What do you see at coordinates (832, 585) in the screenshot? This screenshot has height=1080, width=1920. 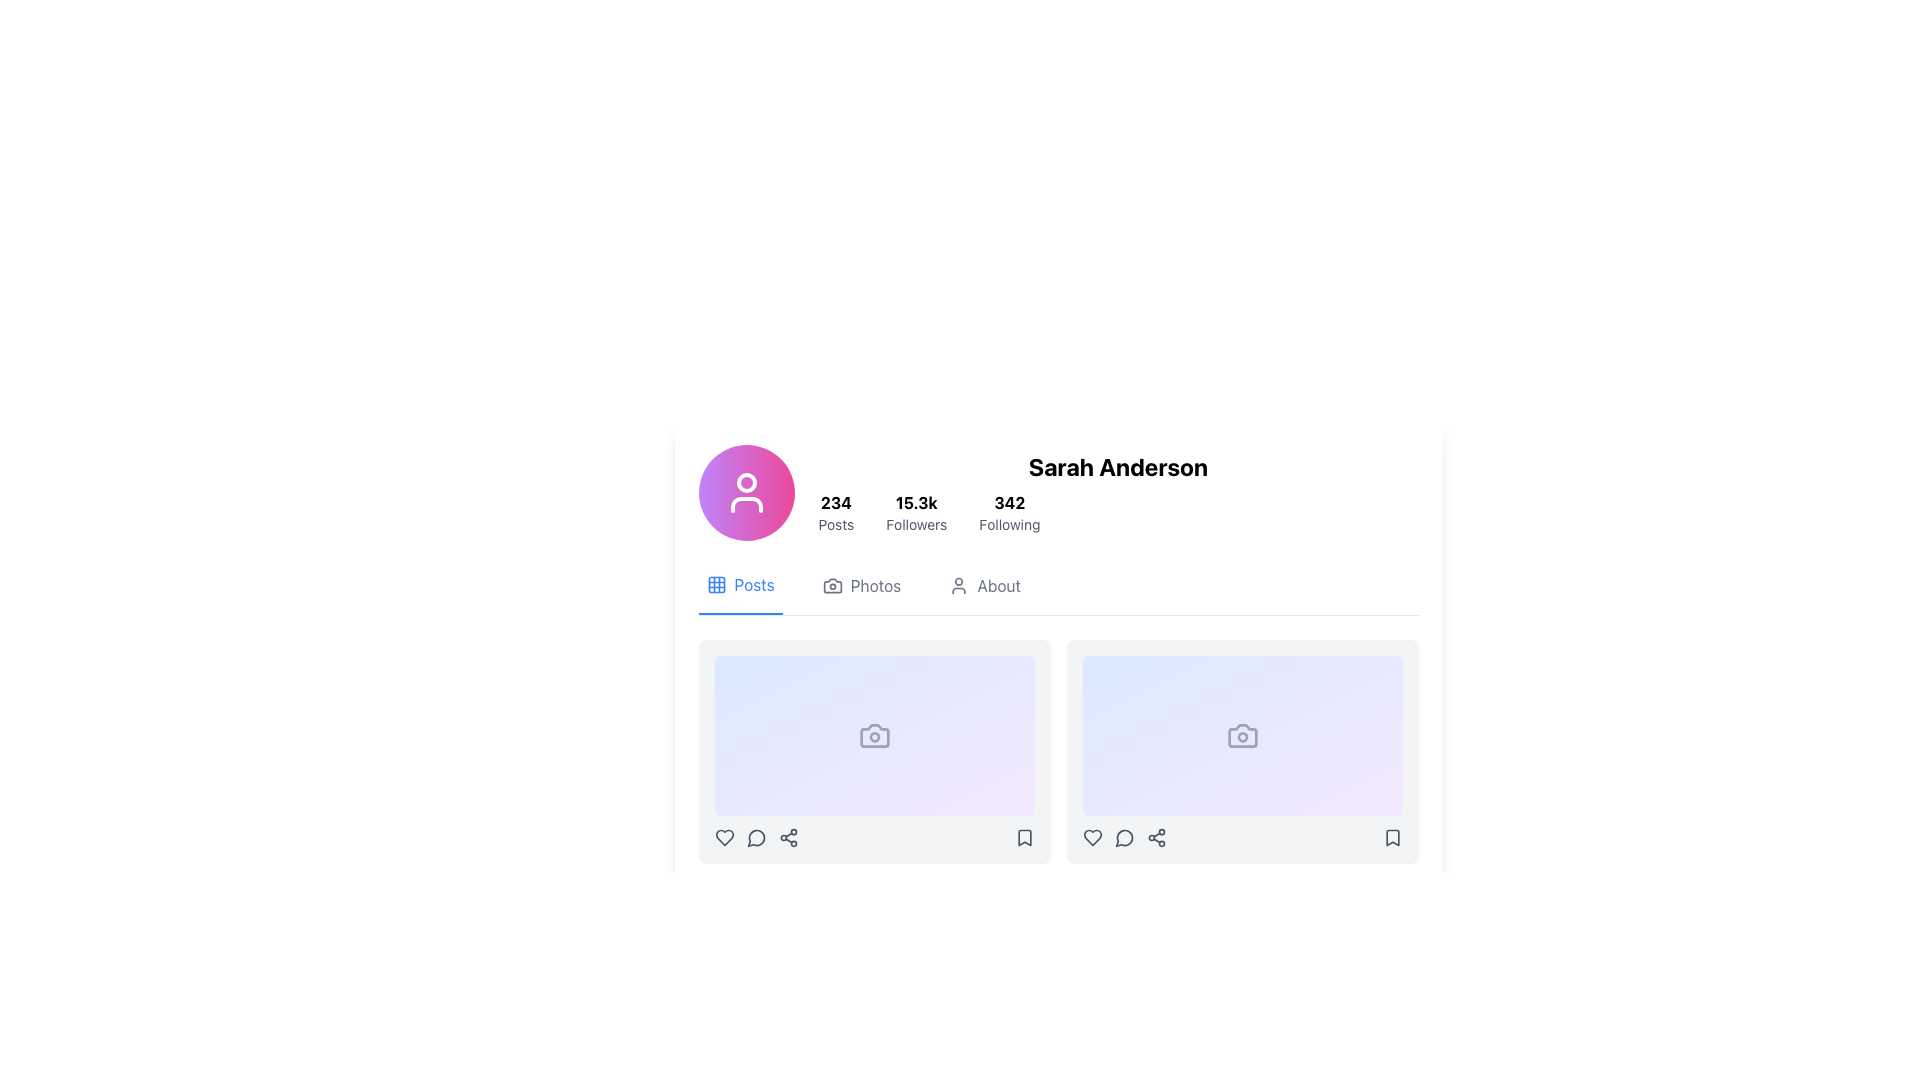 I see `the camera icon located on the menu bar, which is the leftmost element paired with the 'Photos' label` at bounding box center [832, 585].